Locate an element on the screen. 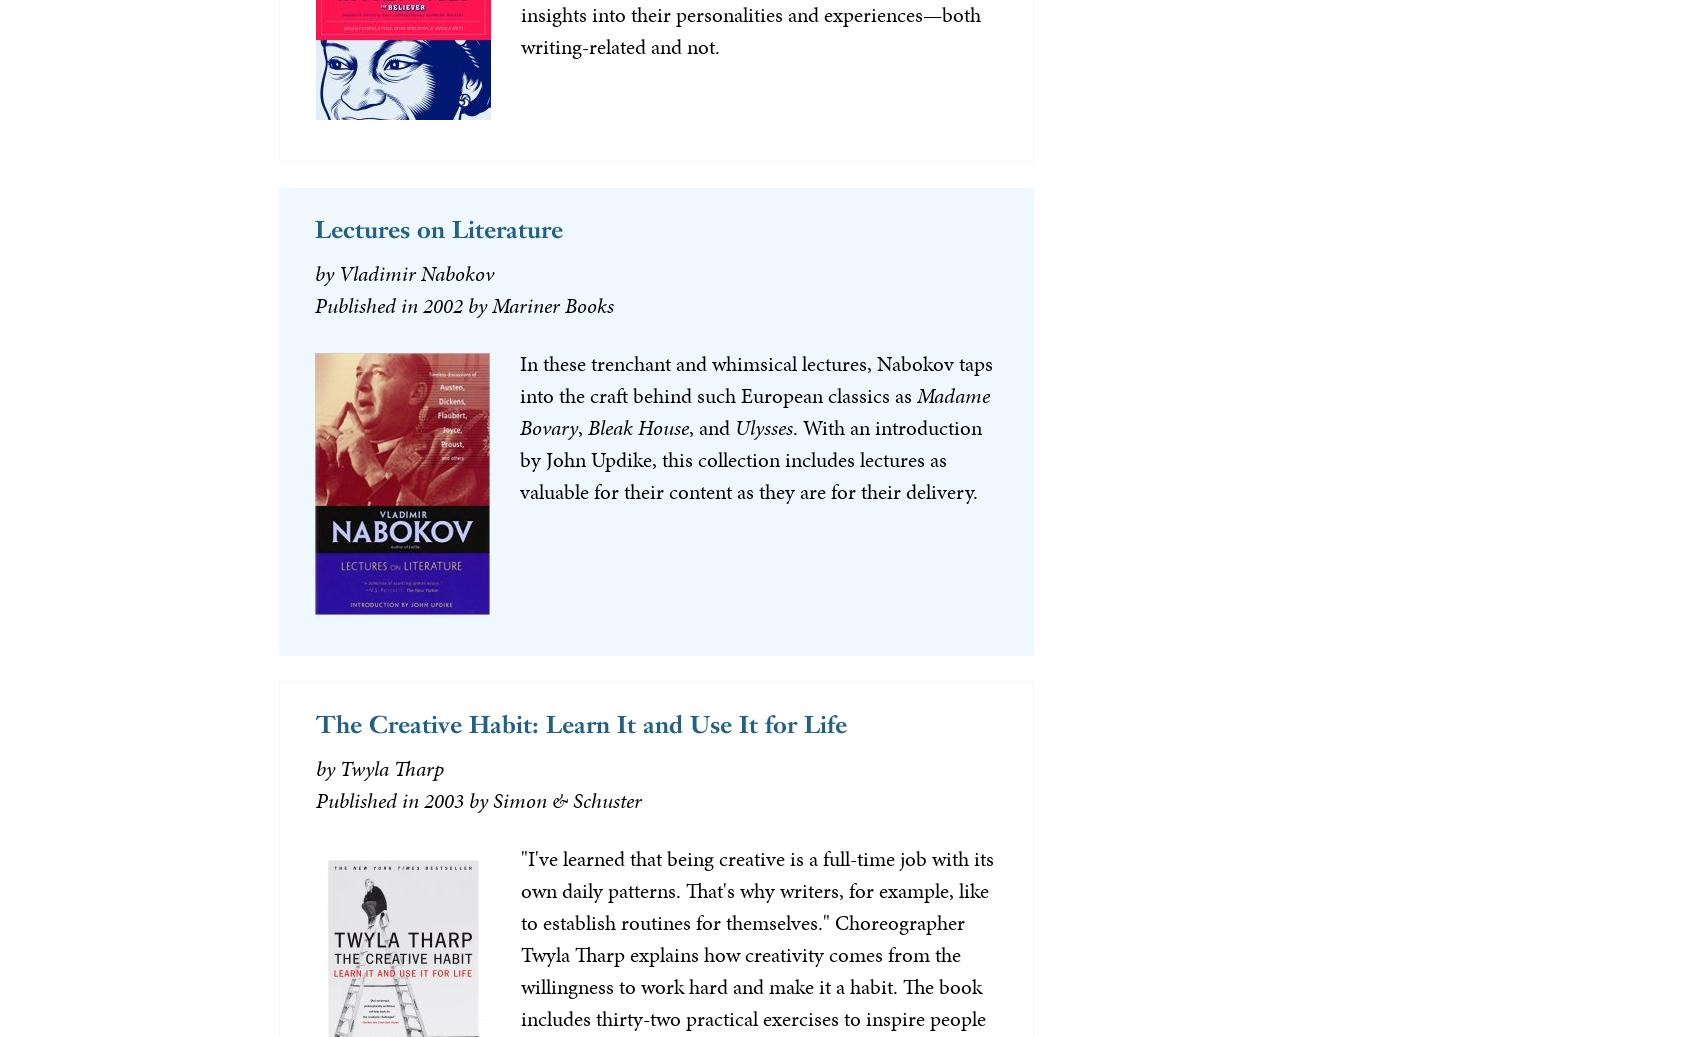 The height and width of the screenshot is (1037, 1700). '2002' is located at coordinates (420, 303).